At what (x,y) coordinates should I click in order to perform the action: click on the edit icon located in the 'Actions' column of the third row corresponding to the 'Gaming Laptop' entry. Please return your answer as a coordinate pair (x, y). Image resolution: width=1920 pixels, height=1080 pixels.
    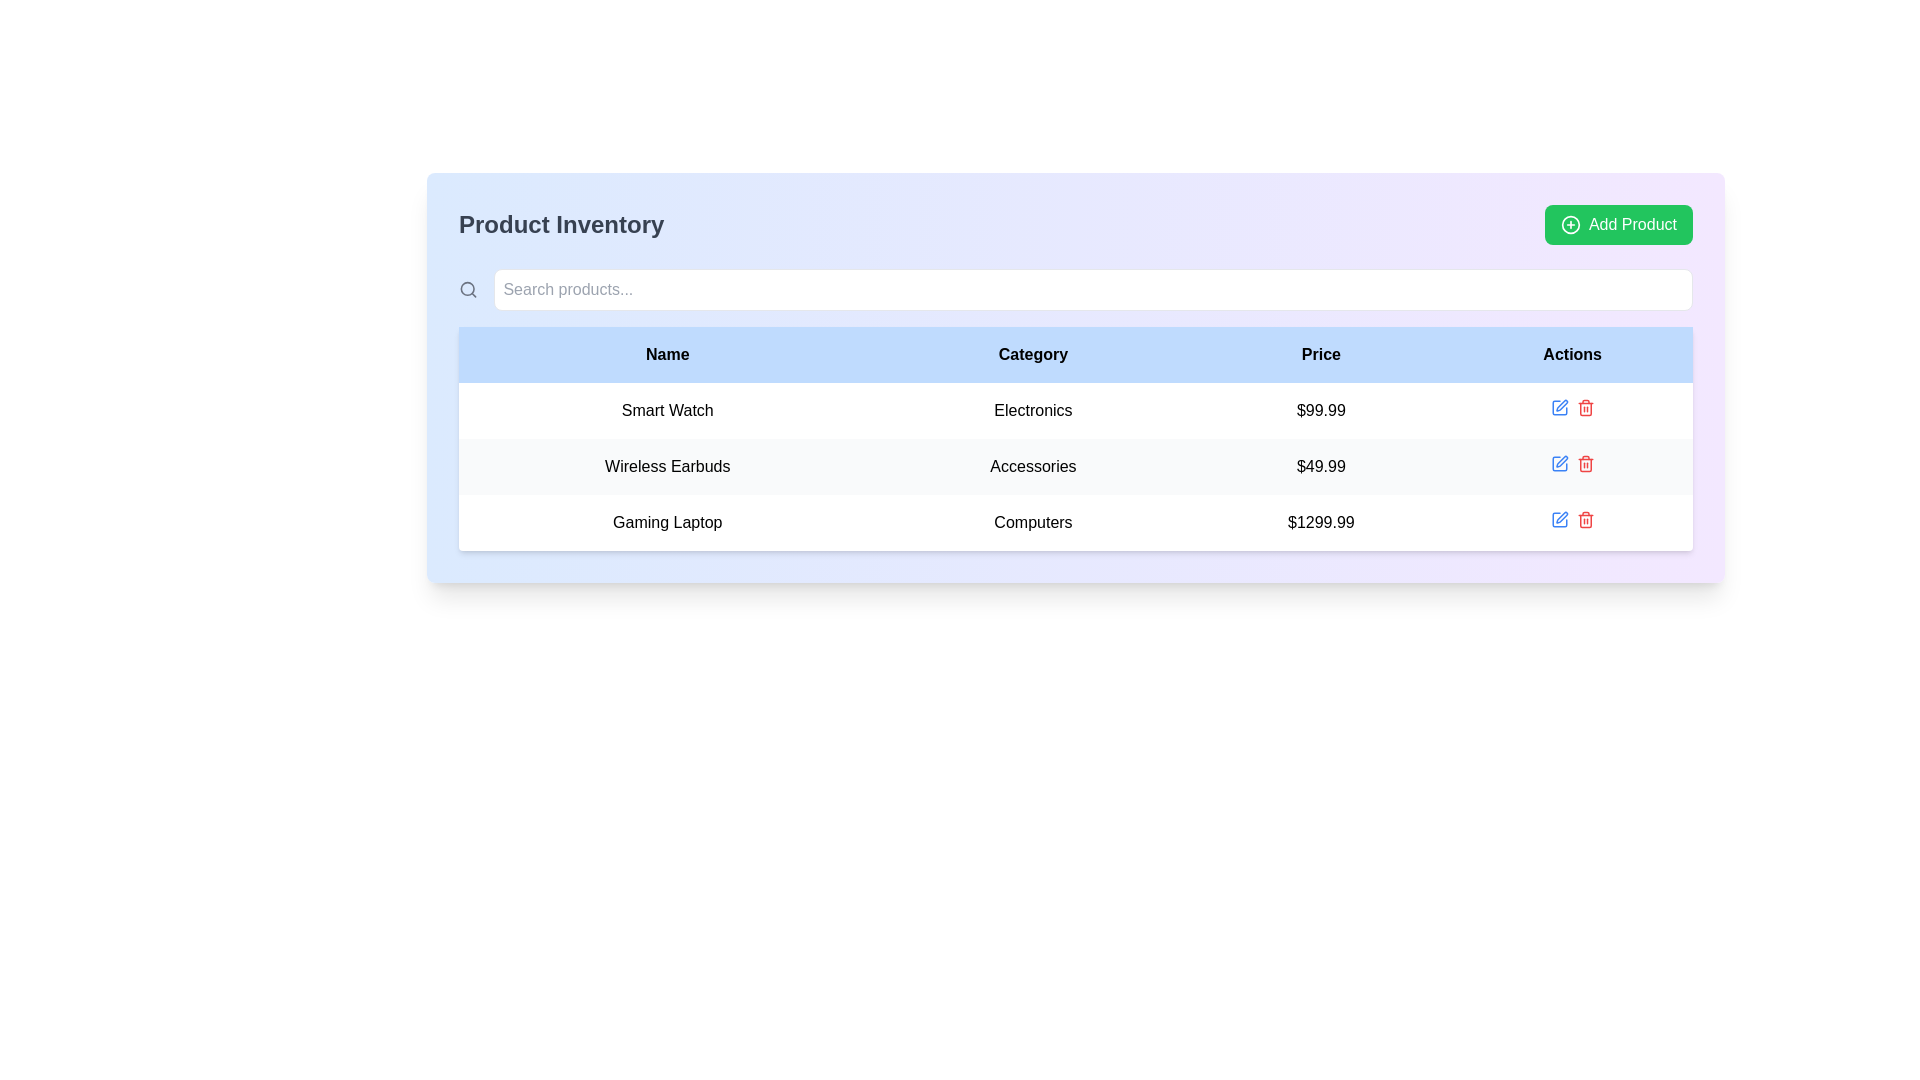
    Looking at the image, I should click on (1558, 463).